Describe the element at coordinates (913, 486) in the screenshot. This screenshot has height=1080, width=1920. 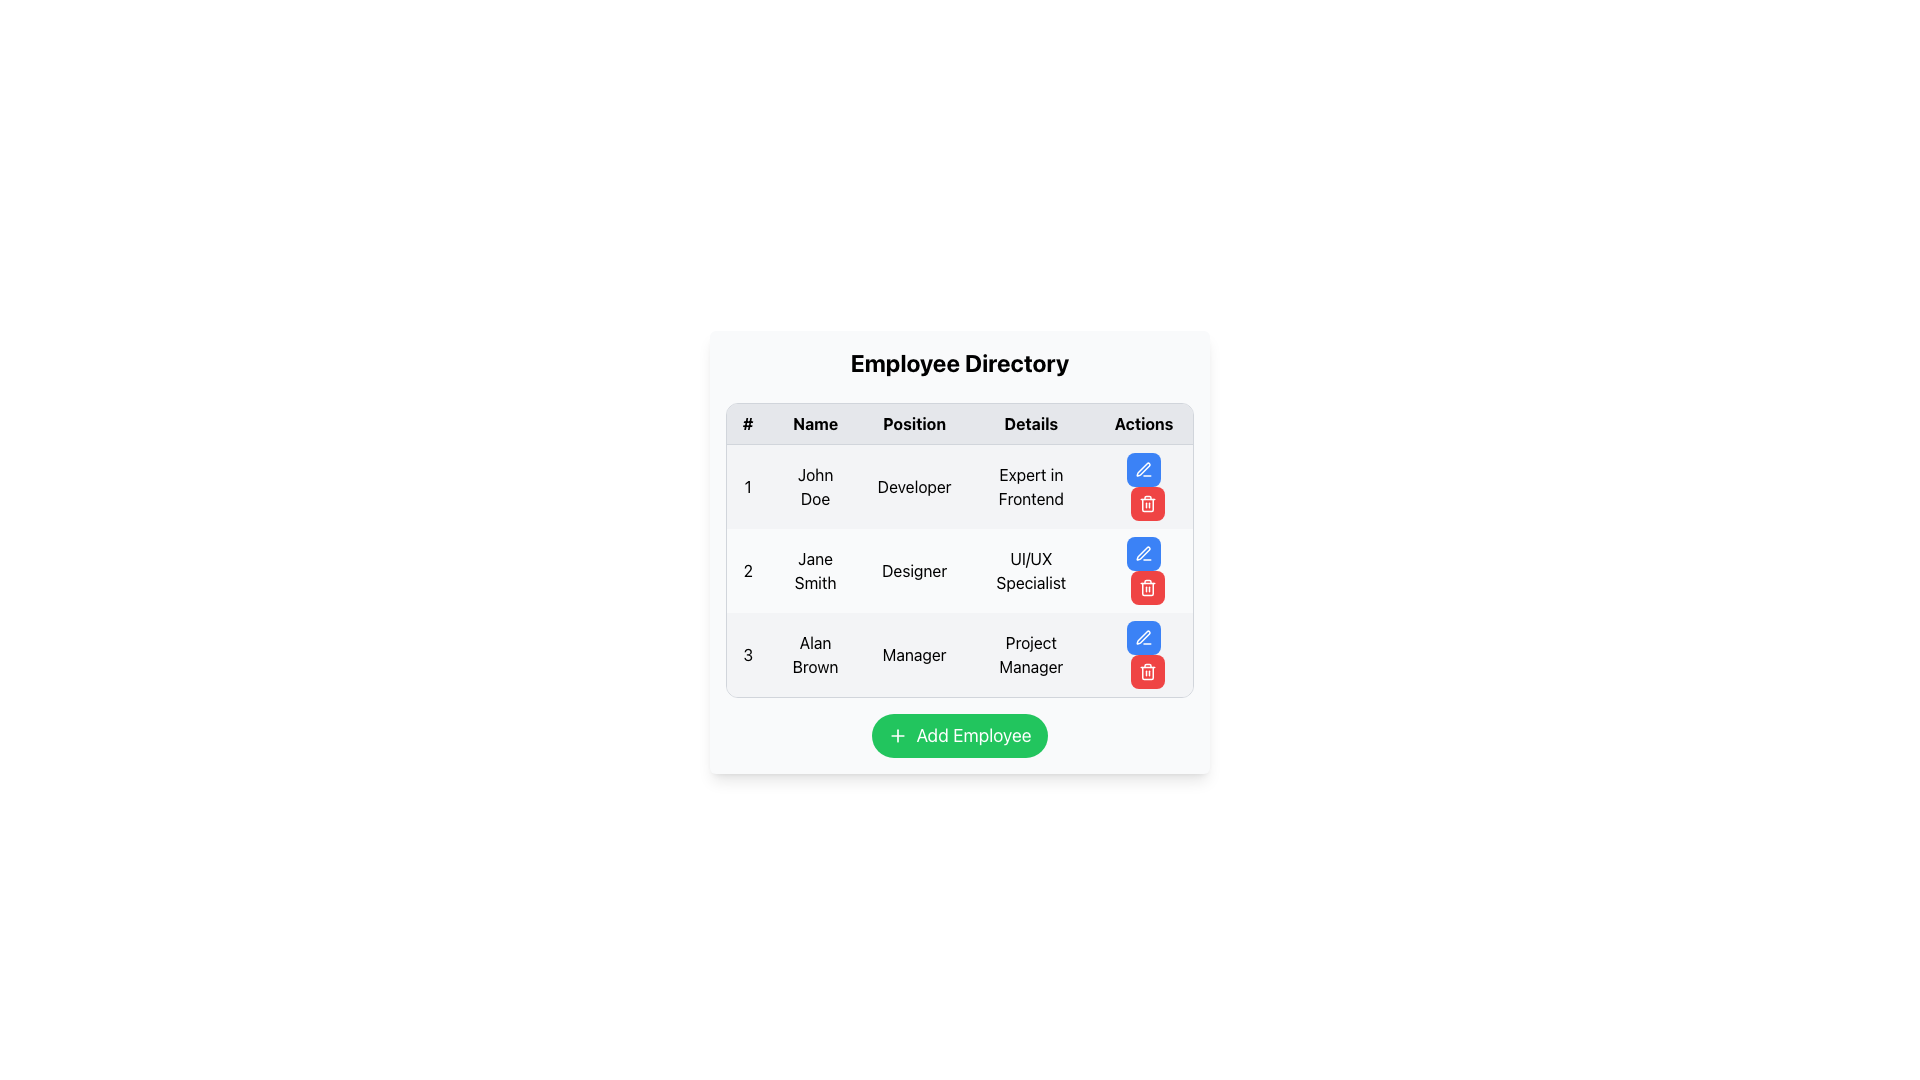
I see `the text label displaying the job title 'Developer' for John Doe in the employee table, located in the third column of the first row under the 'Position' column` at that location.